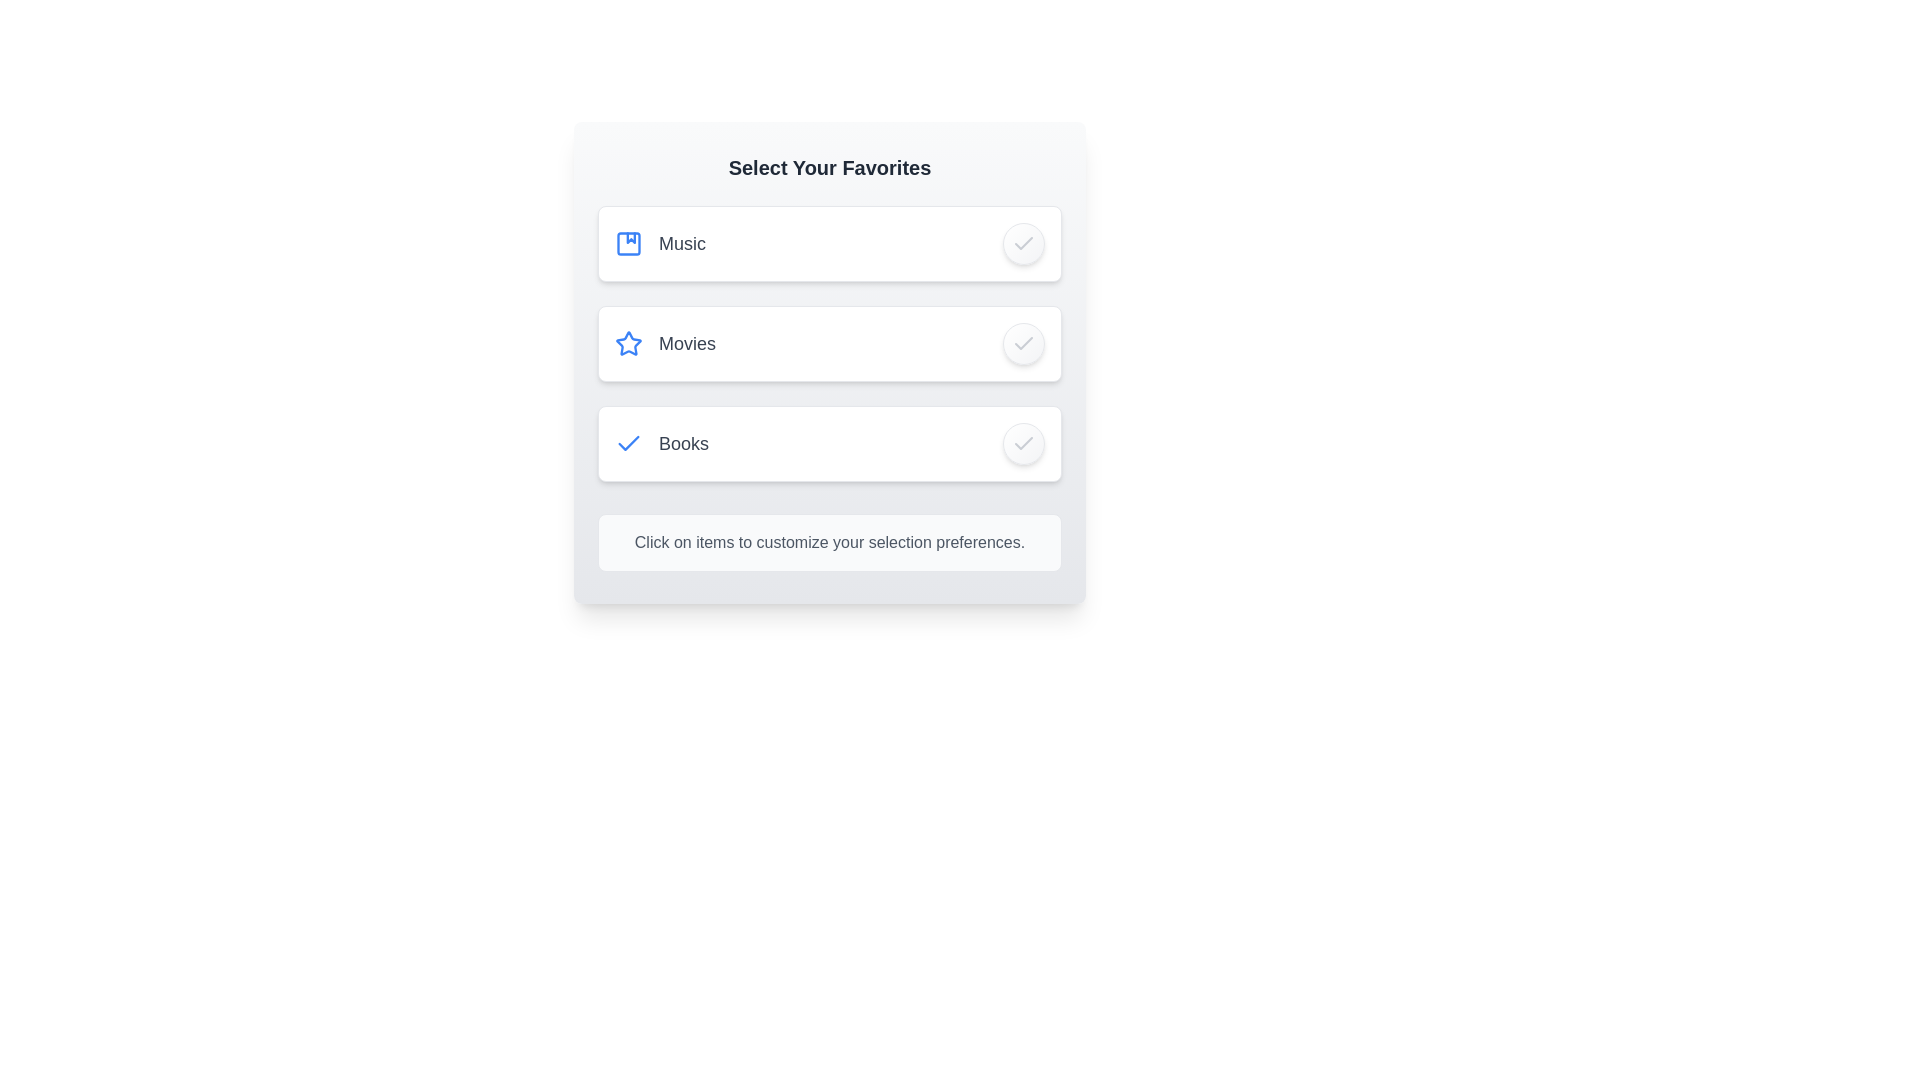 This screenshot has height=1080, width=1920. Describe the element at coordinates (627, 442) in the screenshot. I see `the checkmark icon indicating selection in the third row of the list under the title 'Books'` at that location.